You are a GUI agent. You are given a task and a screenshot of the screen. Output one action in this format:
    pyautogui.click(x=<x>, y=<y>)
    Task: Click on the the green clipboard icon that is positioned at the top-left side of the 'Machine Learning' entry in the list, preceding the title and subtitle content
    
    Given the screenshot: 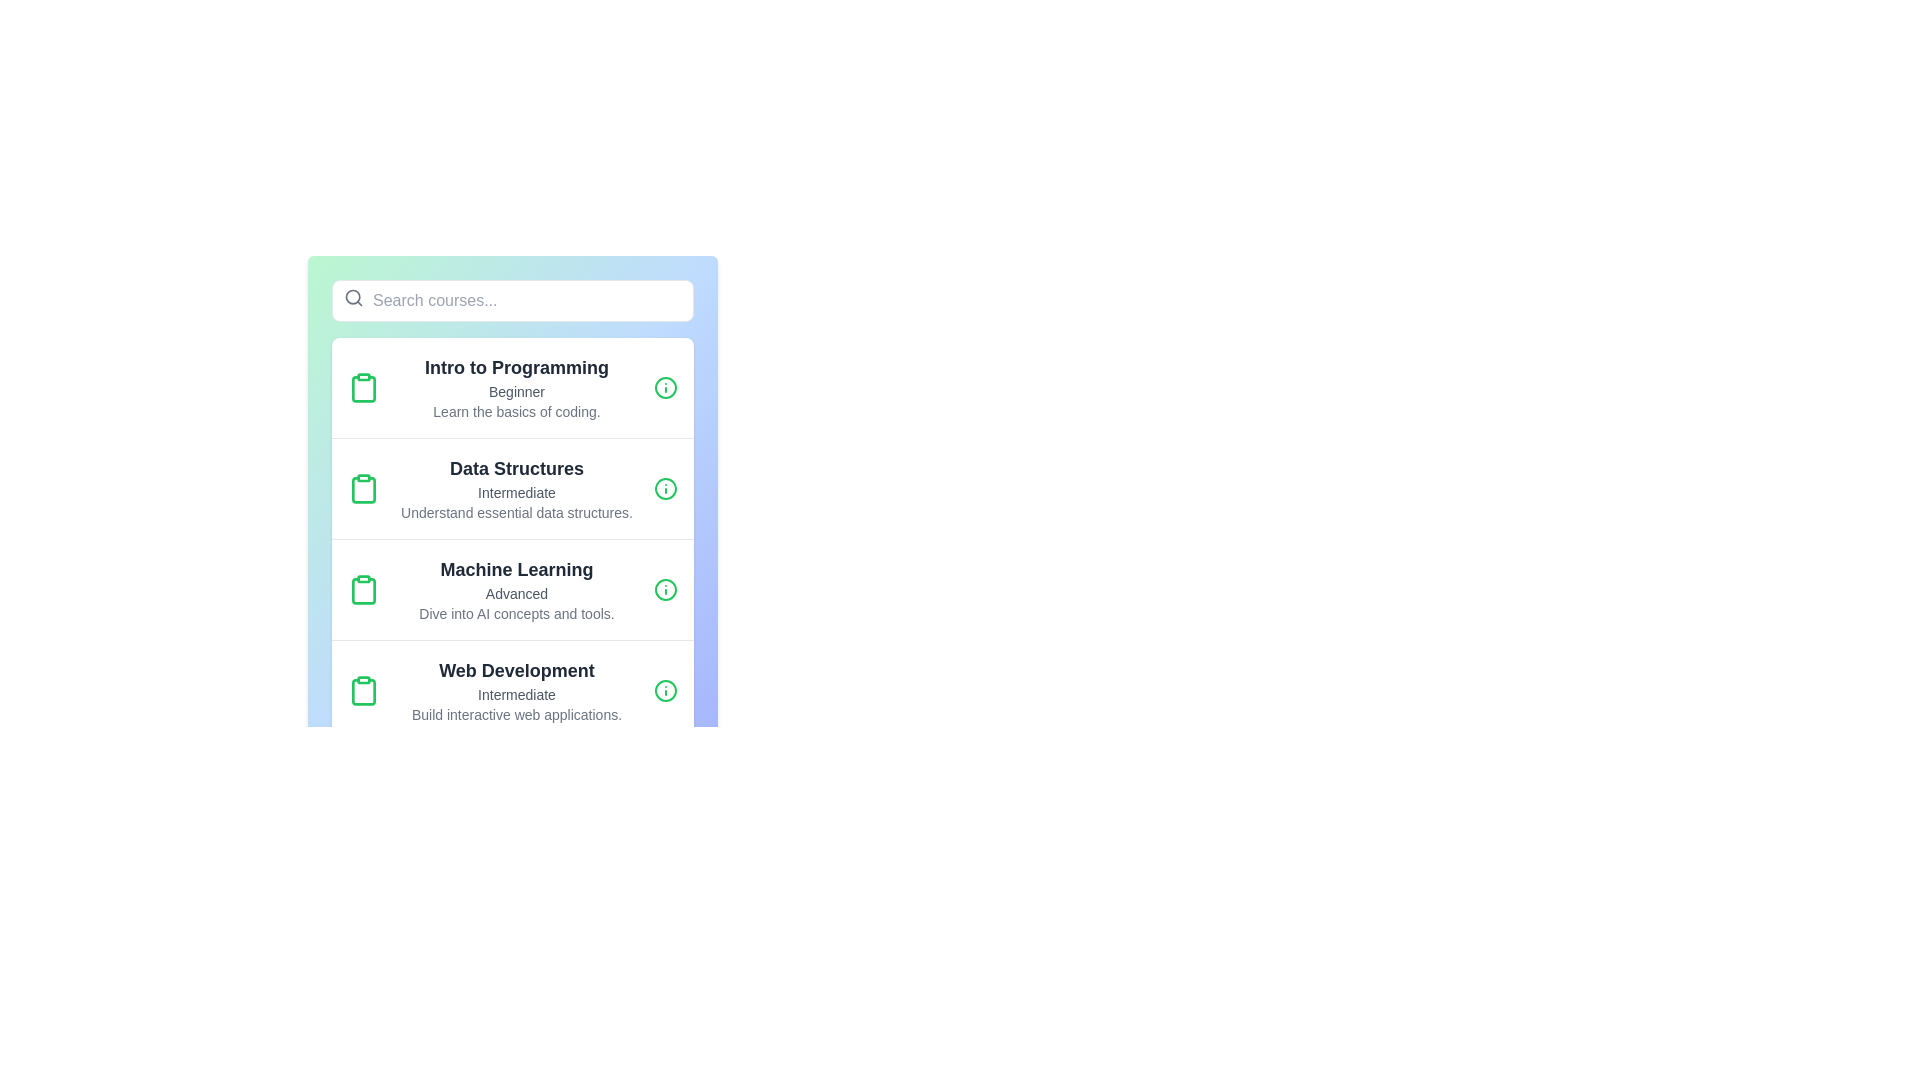 What is the action you would take?
    pyautogui.click(x=364, y=589)
    